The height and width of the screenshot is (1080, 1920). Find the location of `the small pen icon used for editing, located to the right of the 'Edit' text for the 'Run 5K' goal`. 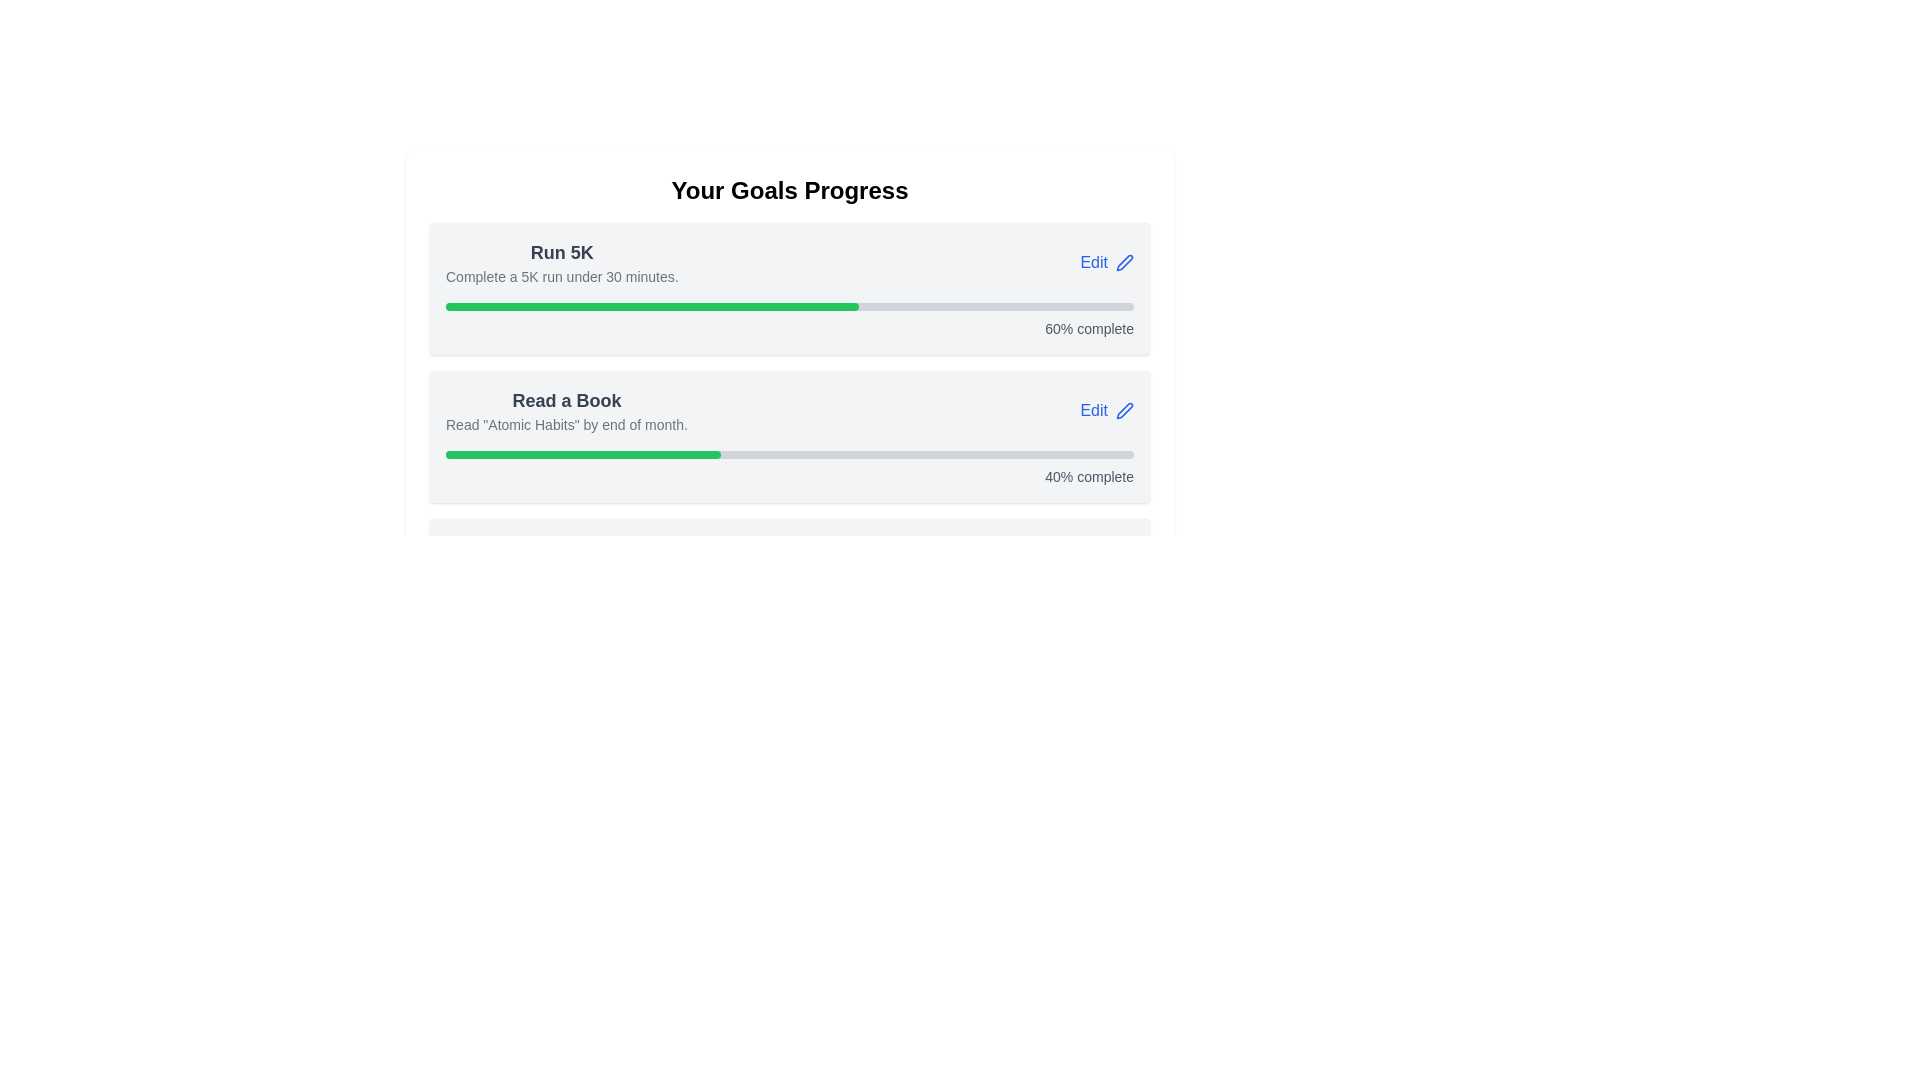

the small pen icon used for editing, located to the right of the 'Edit' text for the 'Run 5K' goal is located at coordinates (1124, 261).